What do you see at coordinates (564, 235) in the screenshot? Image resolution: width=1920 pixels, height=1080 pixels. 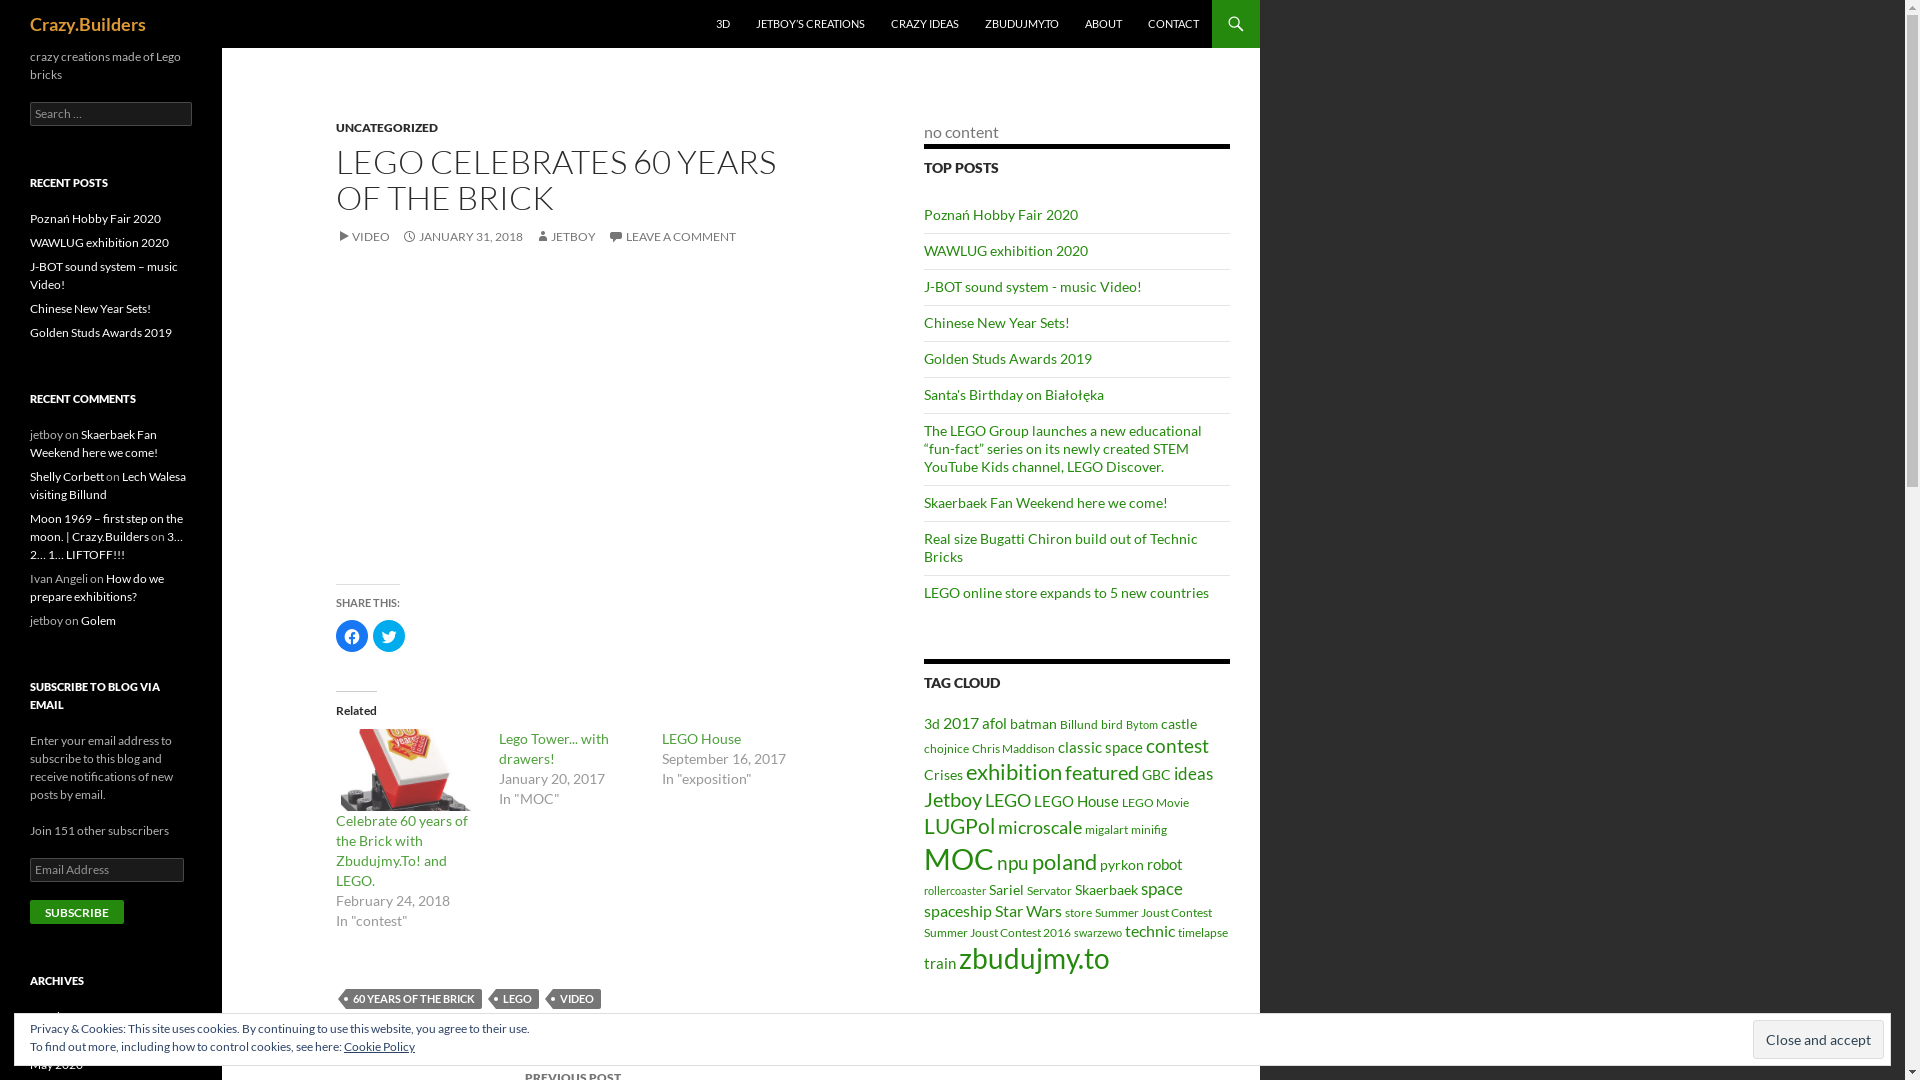 I see `'JETBOY'` at bounding box center [564, 235].